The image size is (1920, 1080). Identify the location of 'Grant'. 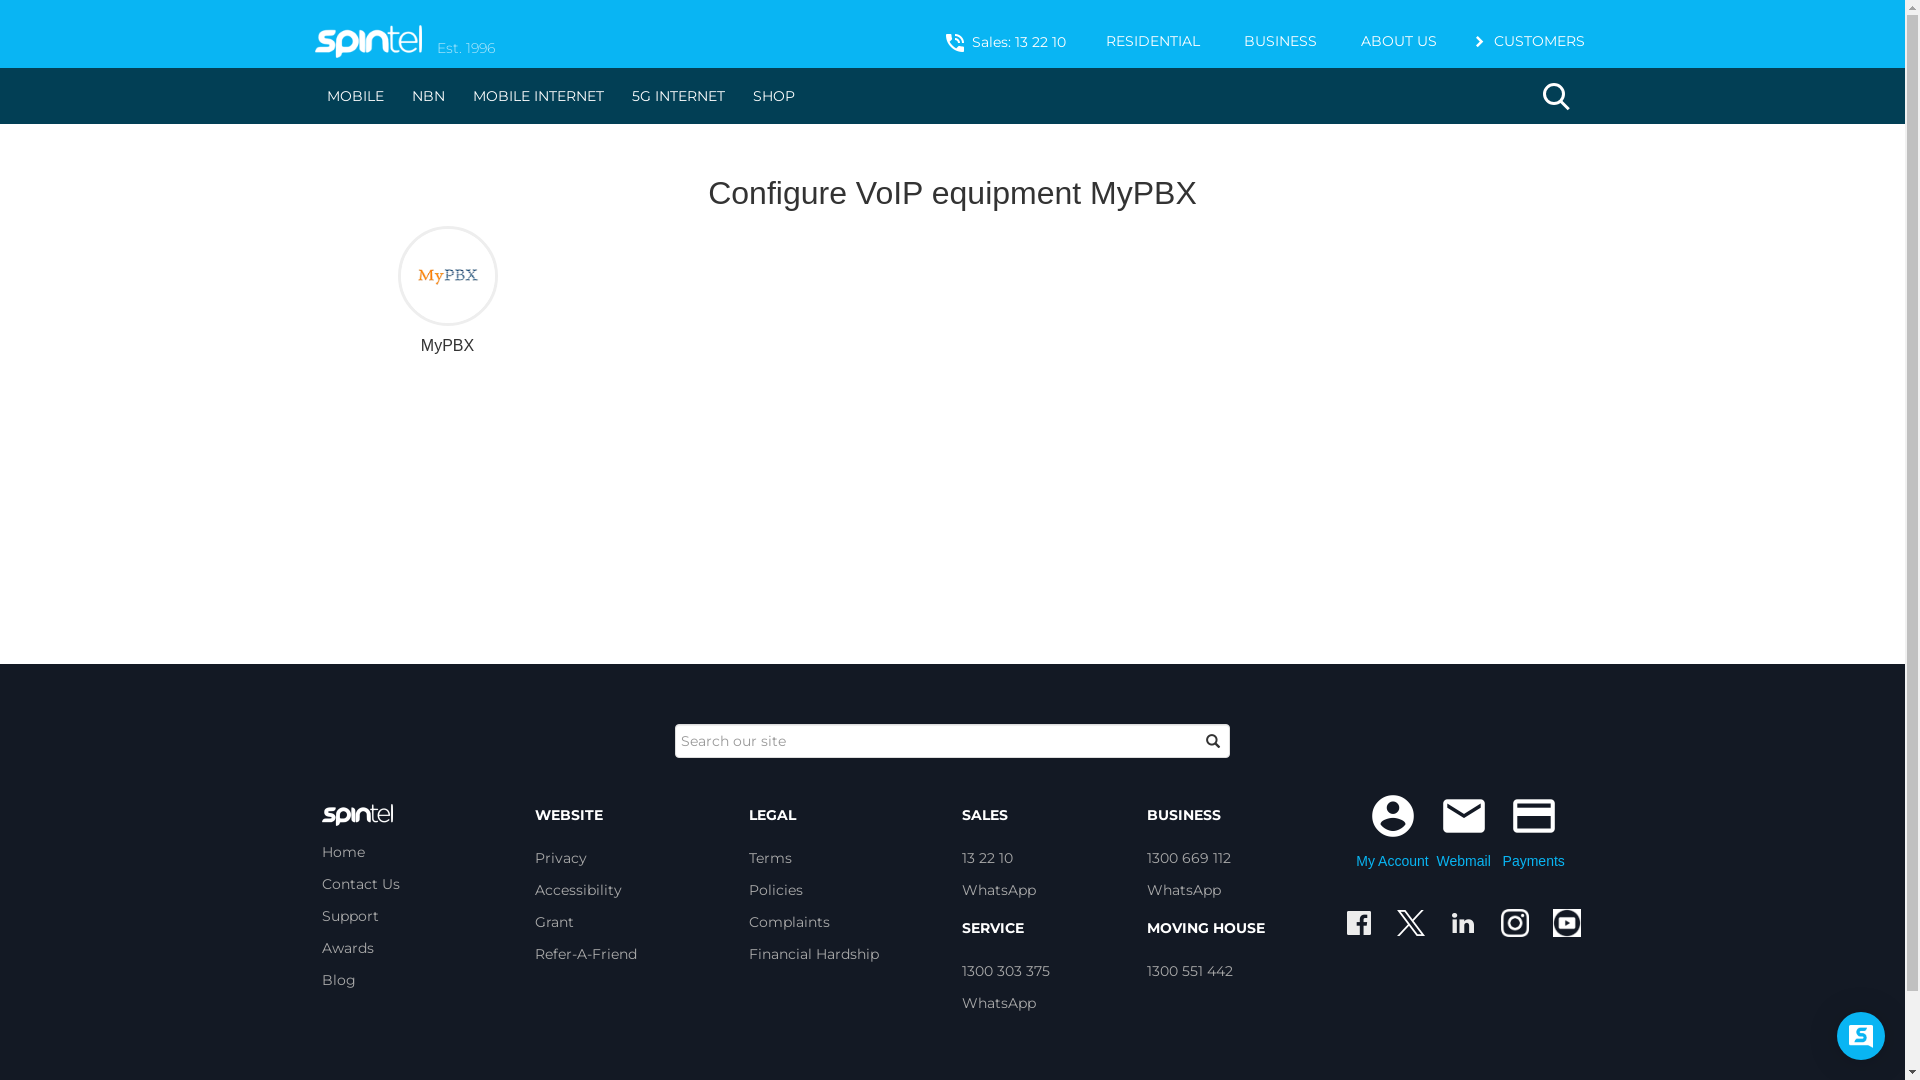
(554, 921).